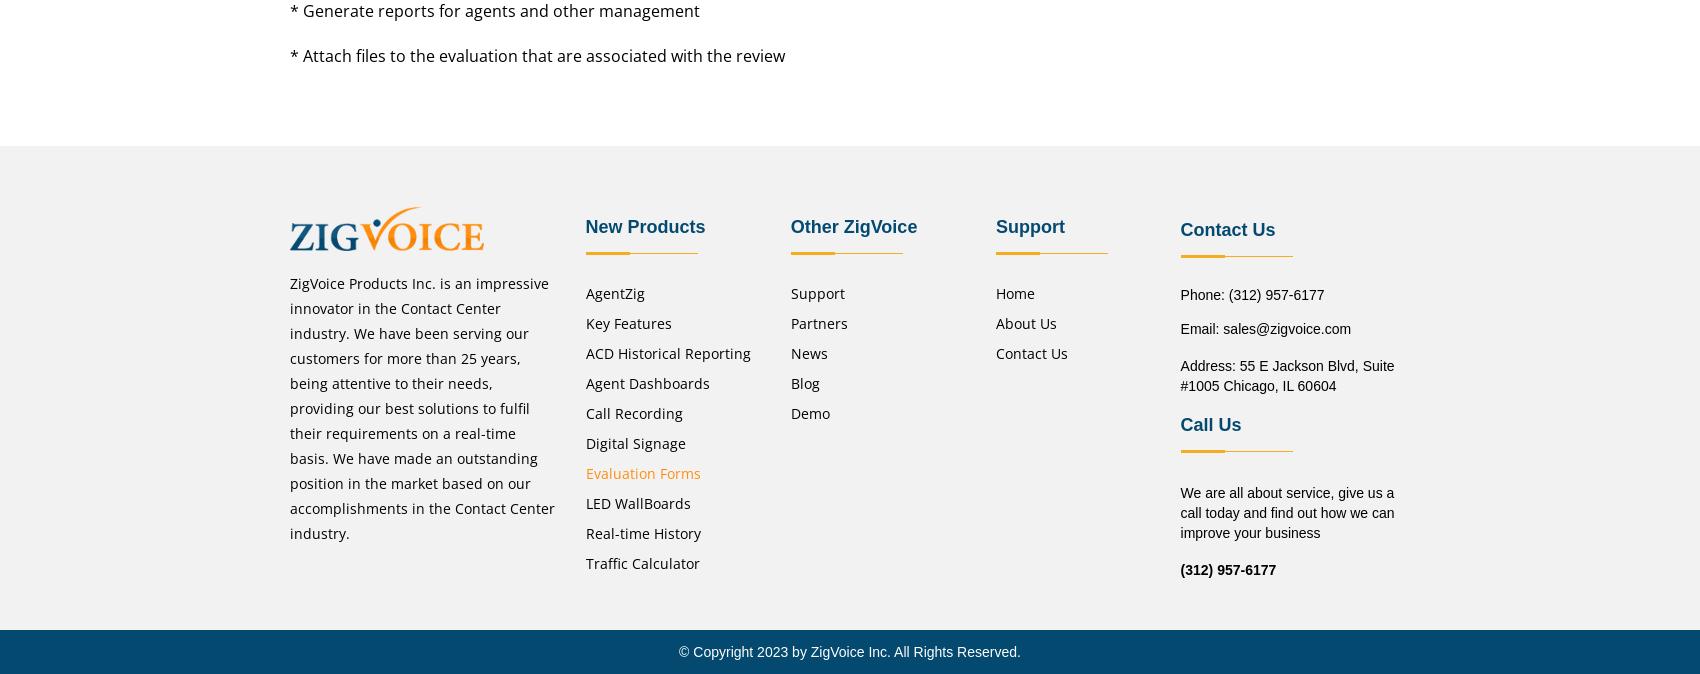  Describe the element at coordinates (632, 412) in the screenshot. I see `'Call Recording'` at that location.